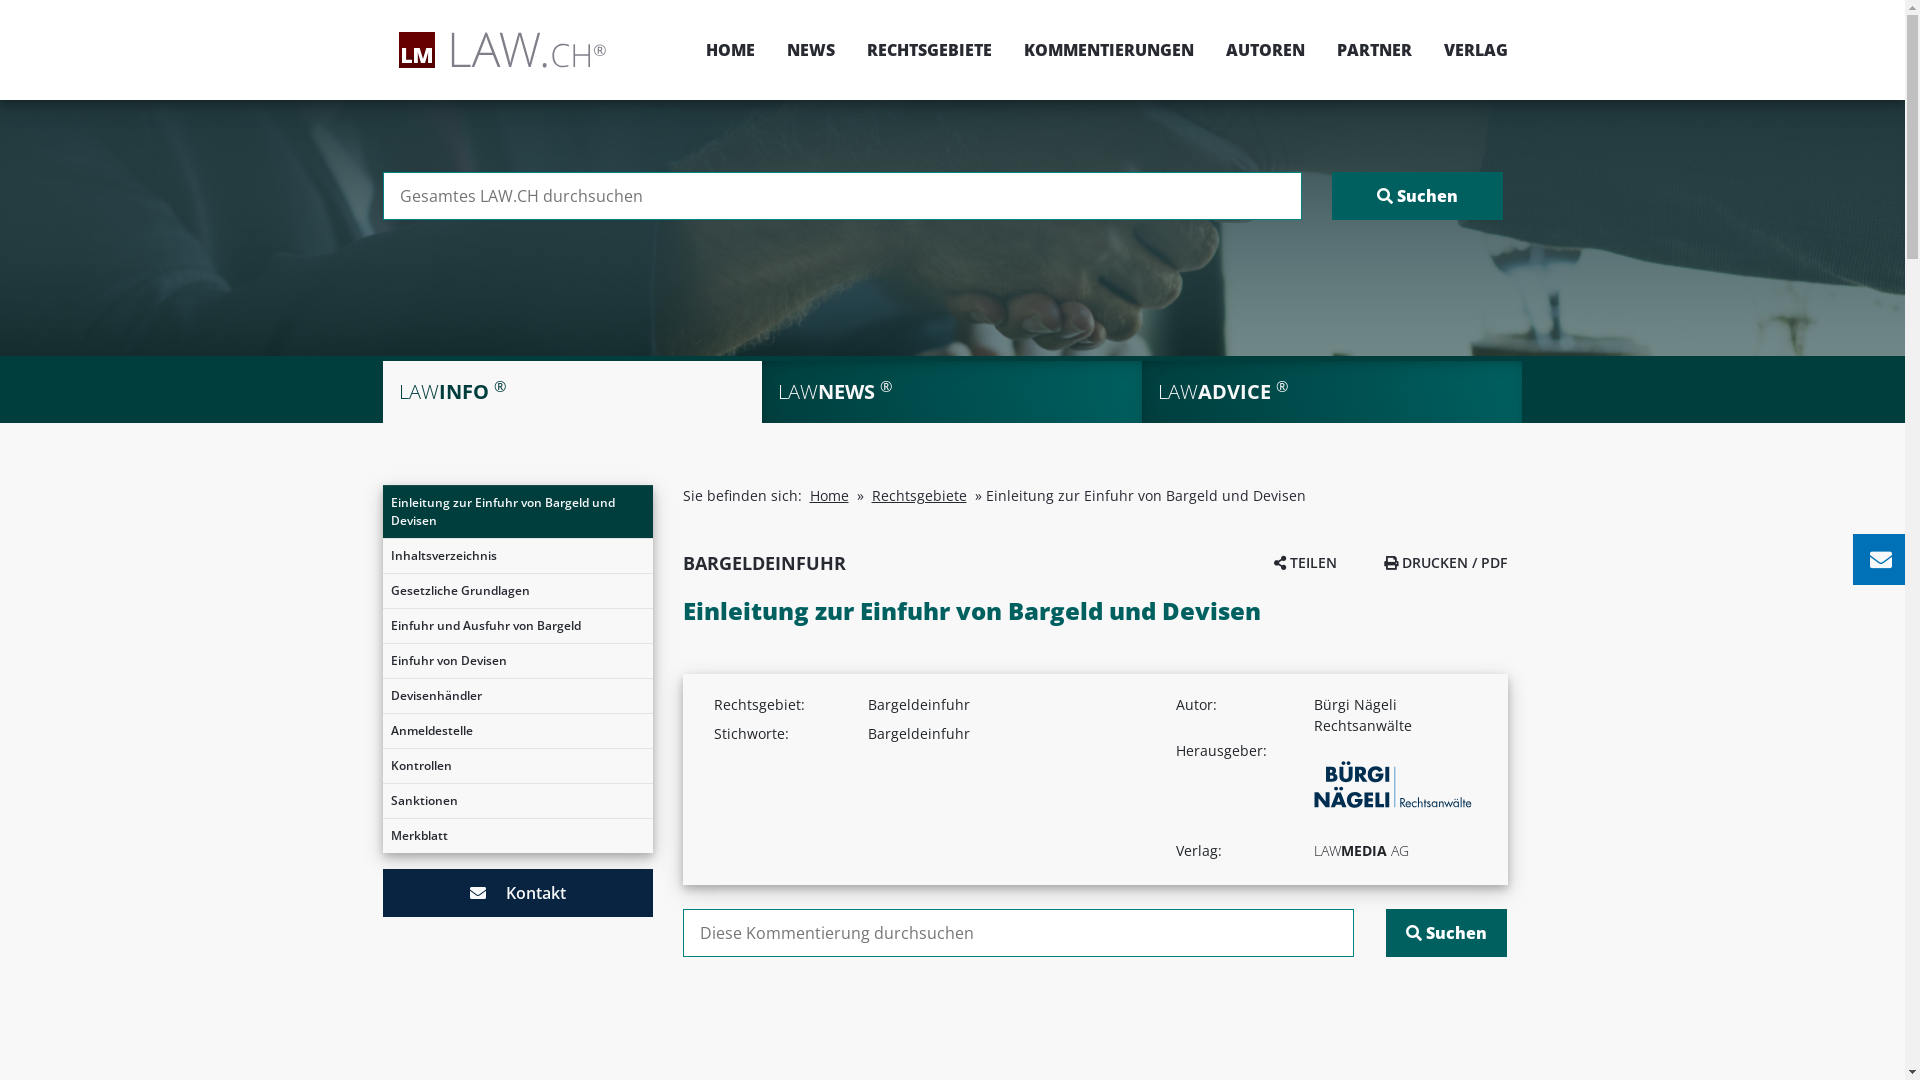 The image size is (1920, 1080). Describe the element at coordinates (382, 624) in the screenshot. I see `'Einfuhr und Ausfuhr von Bargeld'` at that location.